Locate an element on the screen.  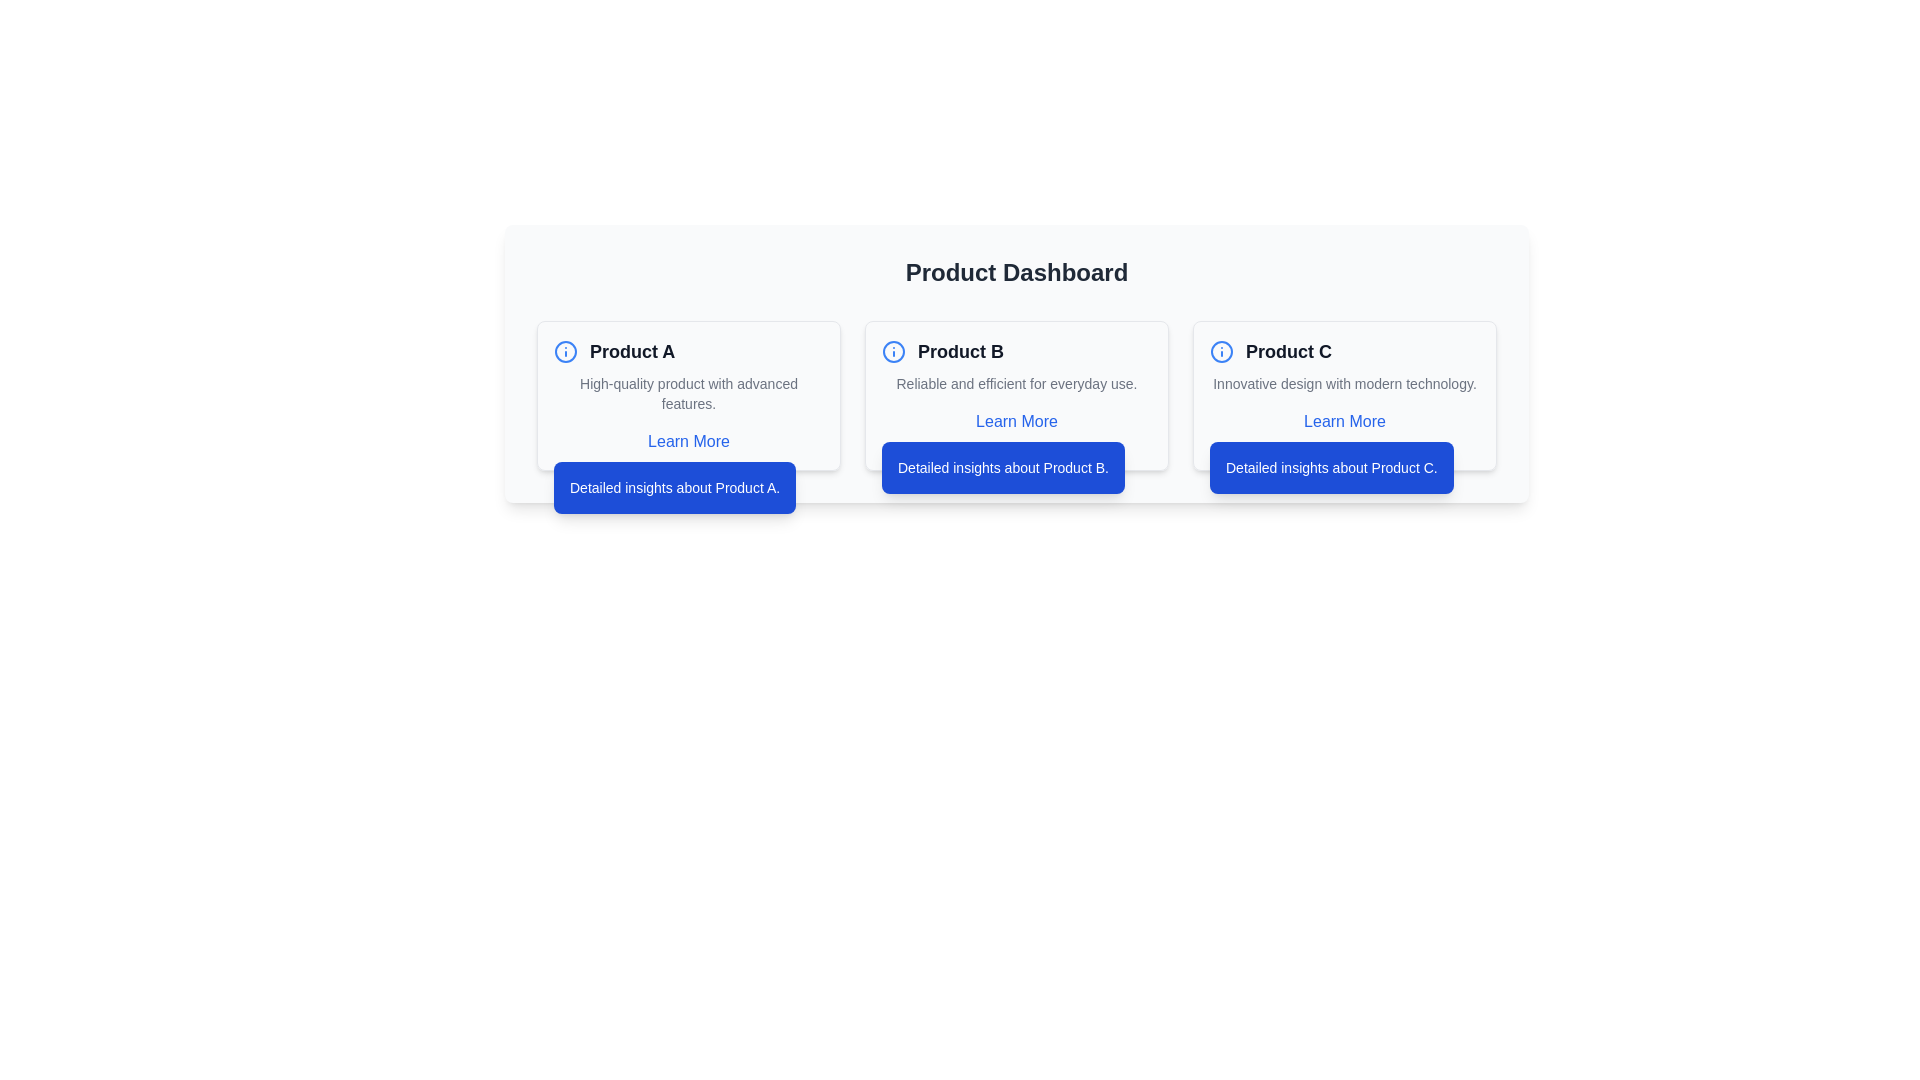
the informational icon located in the header section of the 'Product B' card, positioned left of the text 'Product B' is located at coordinates (892, 350).